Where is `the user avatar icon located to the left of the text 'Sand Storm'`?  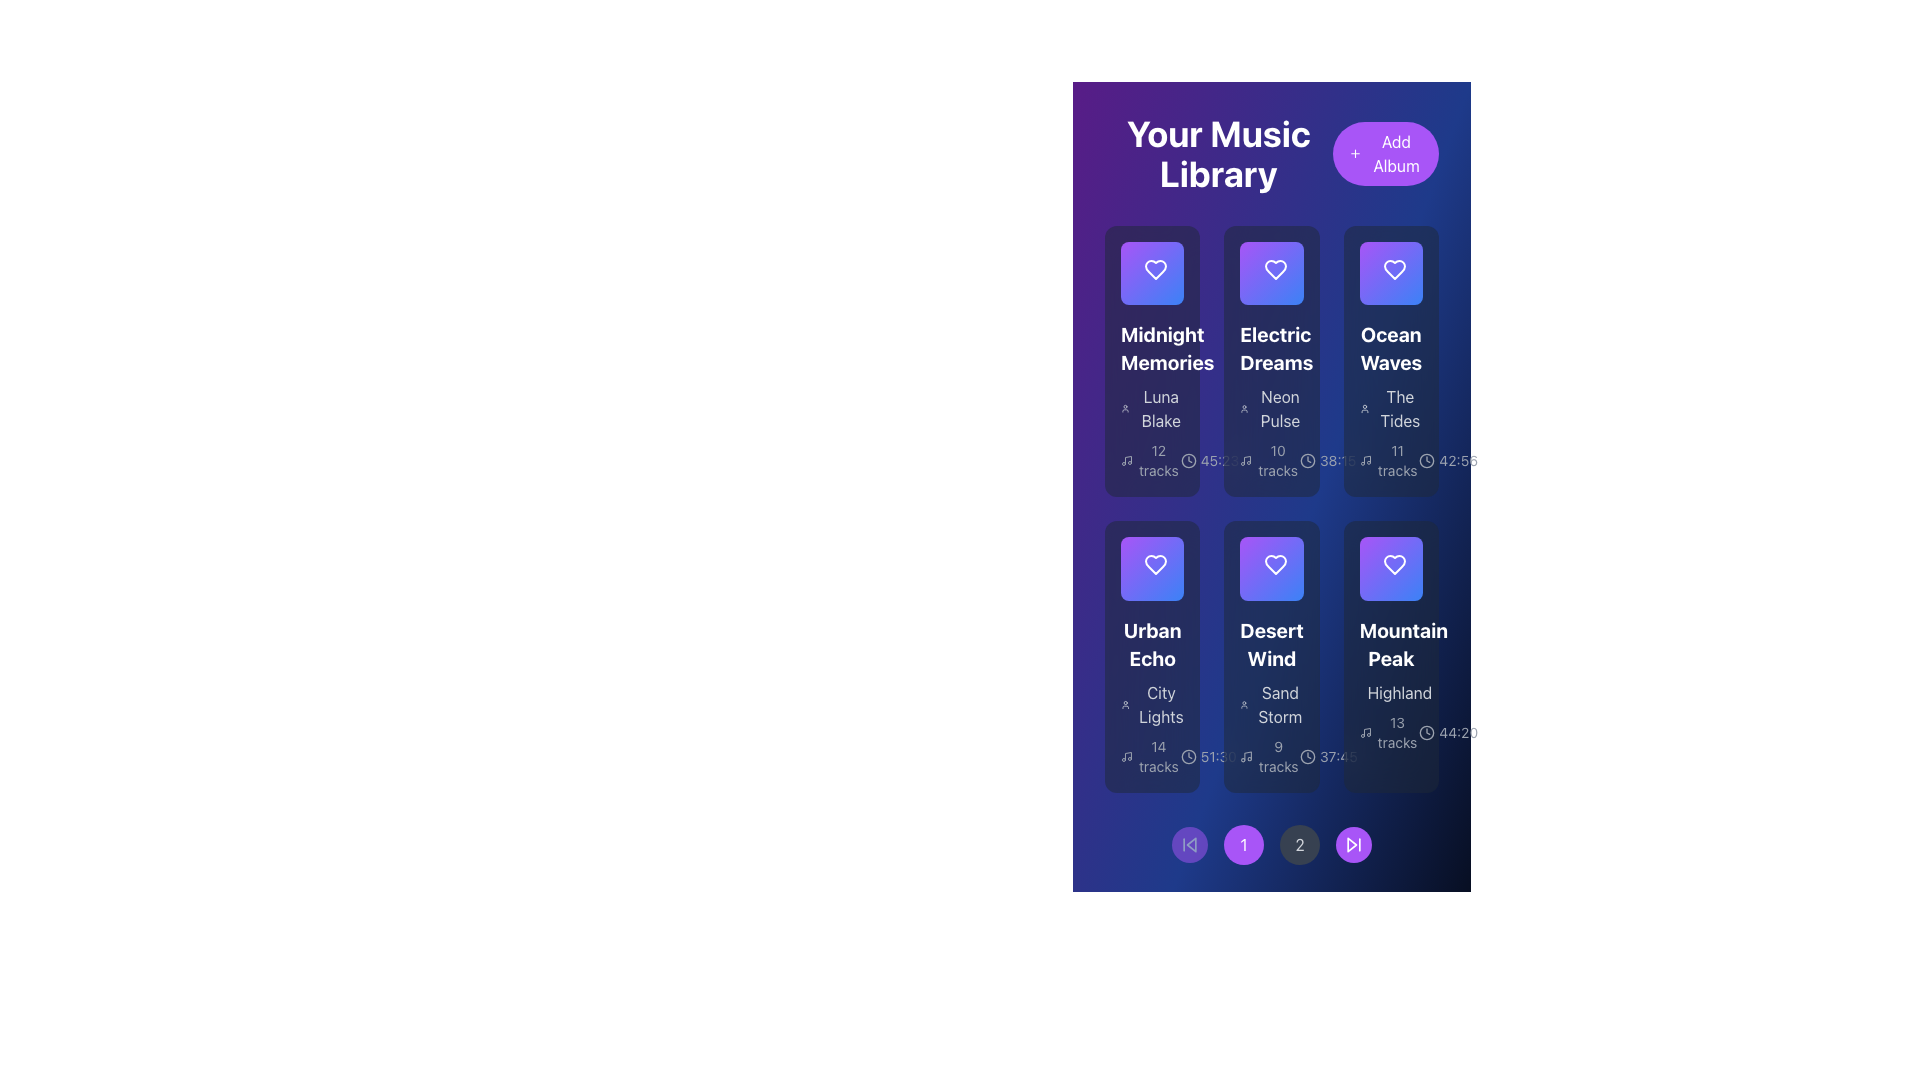
the user avatar icon located to the left of the text 'Sand Storm' is located at coordinates (1243, 703).